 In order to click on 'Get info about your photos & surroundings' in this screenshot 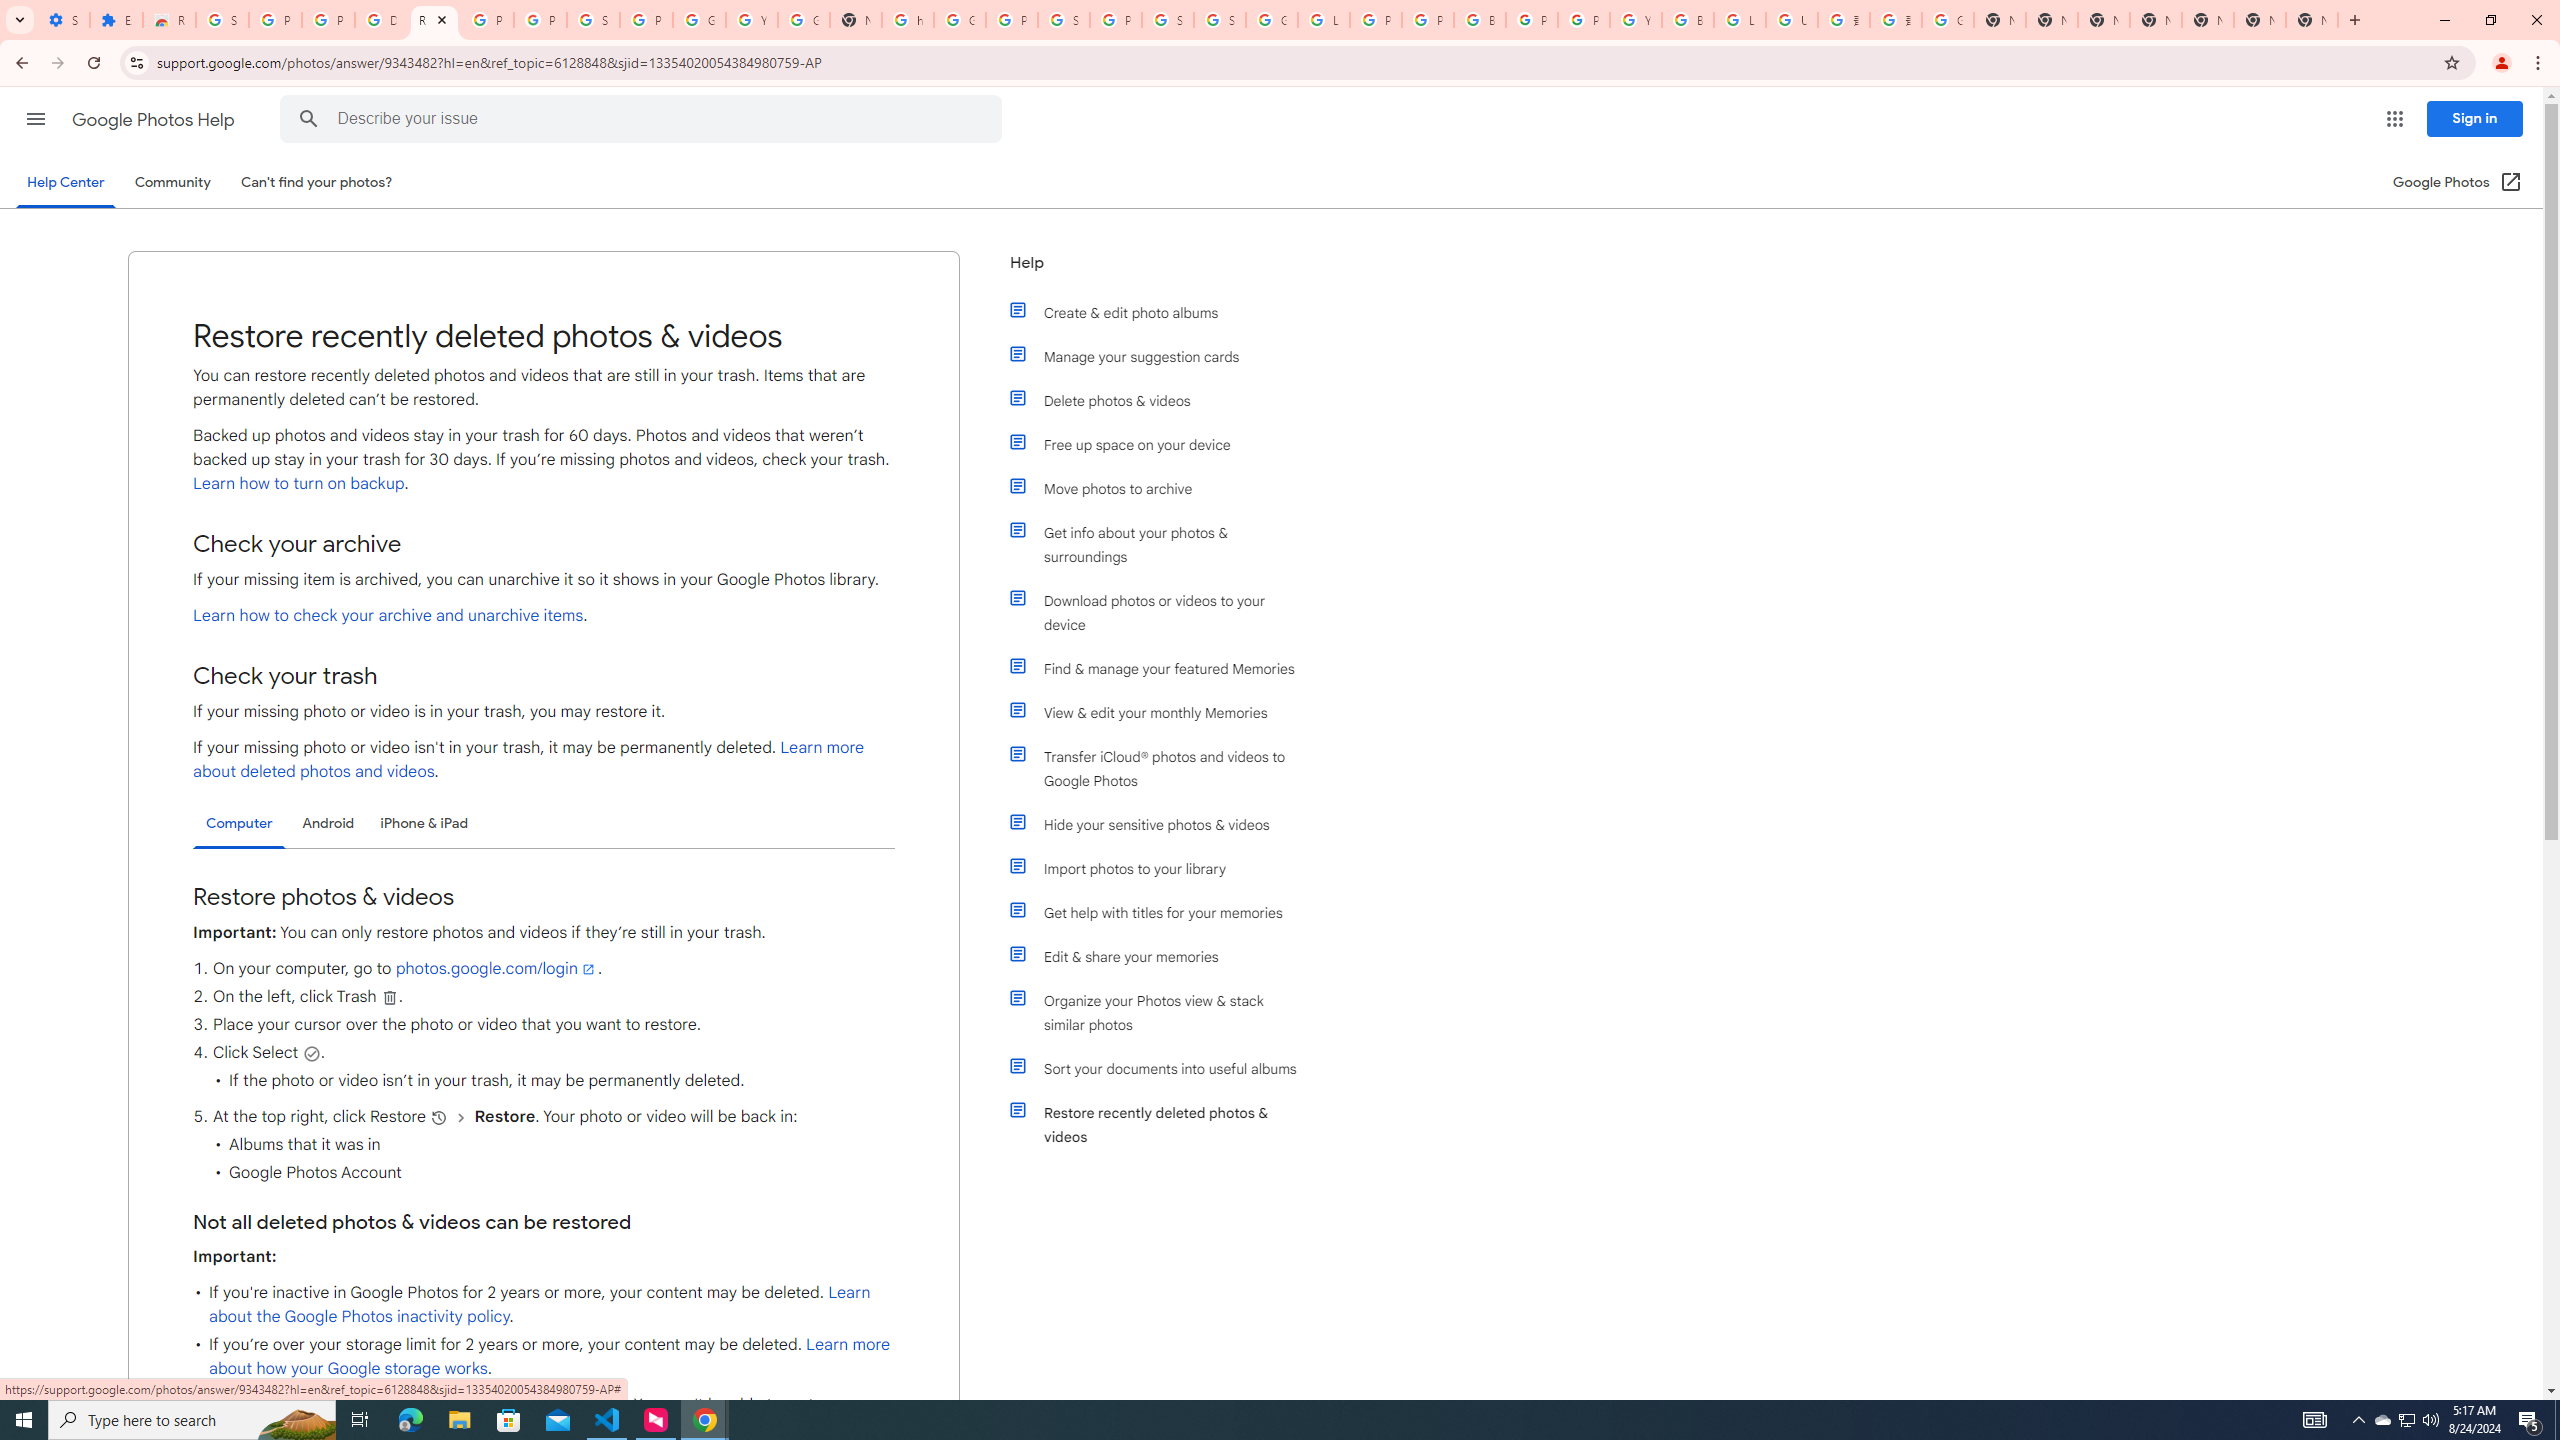, I will do `click(1162, 544)`.